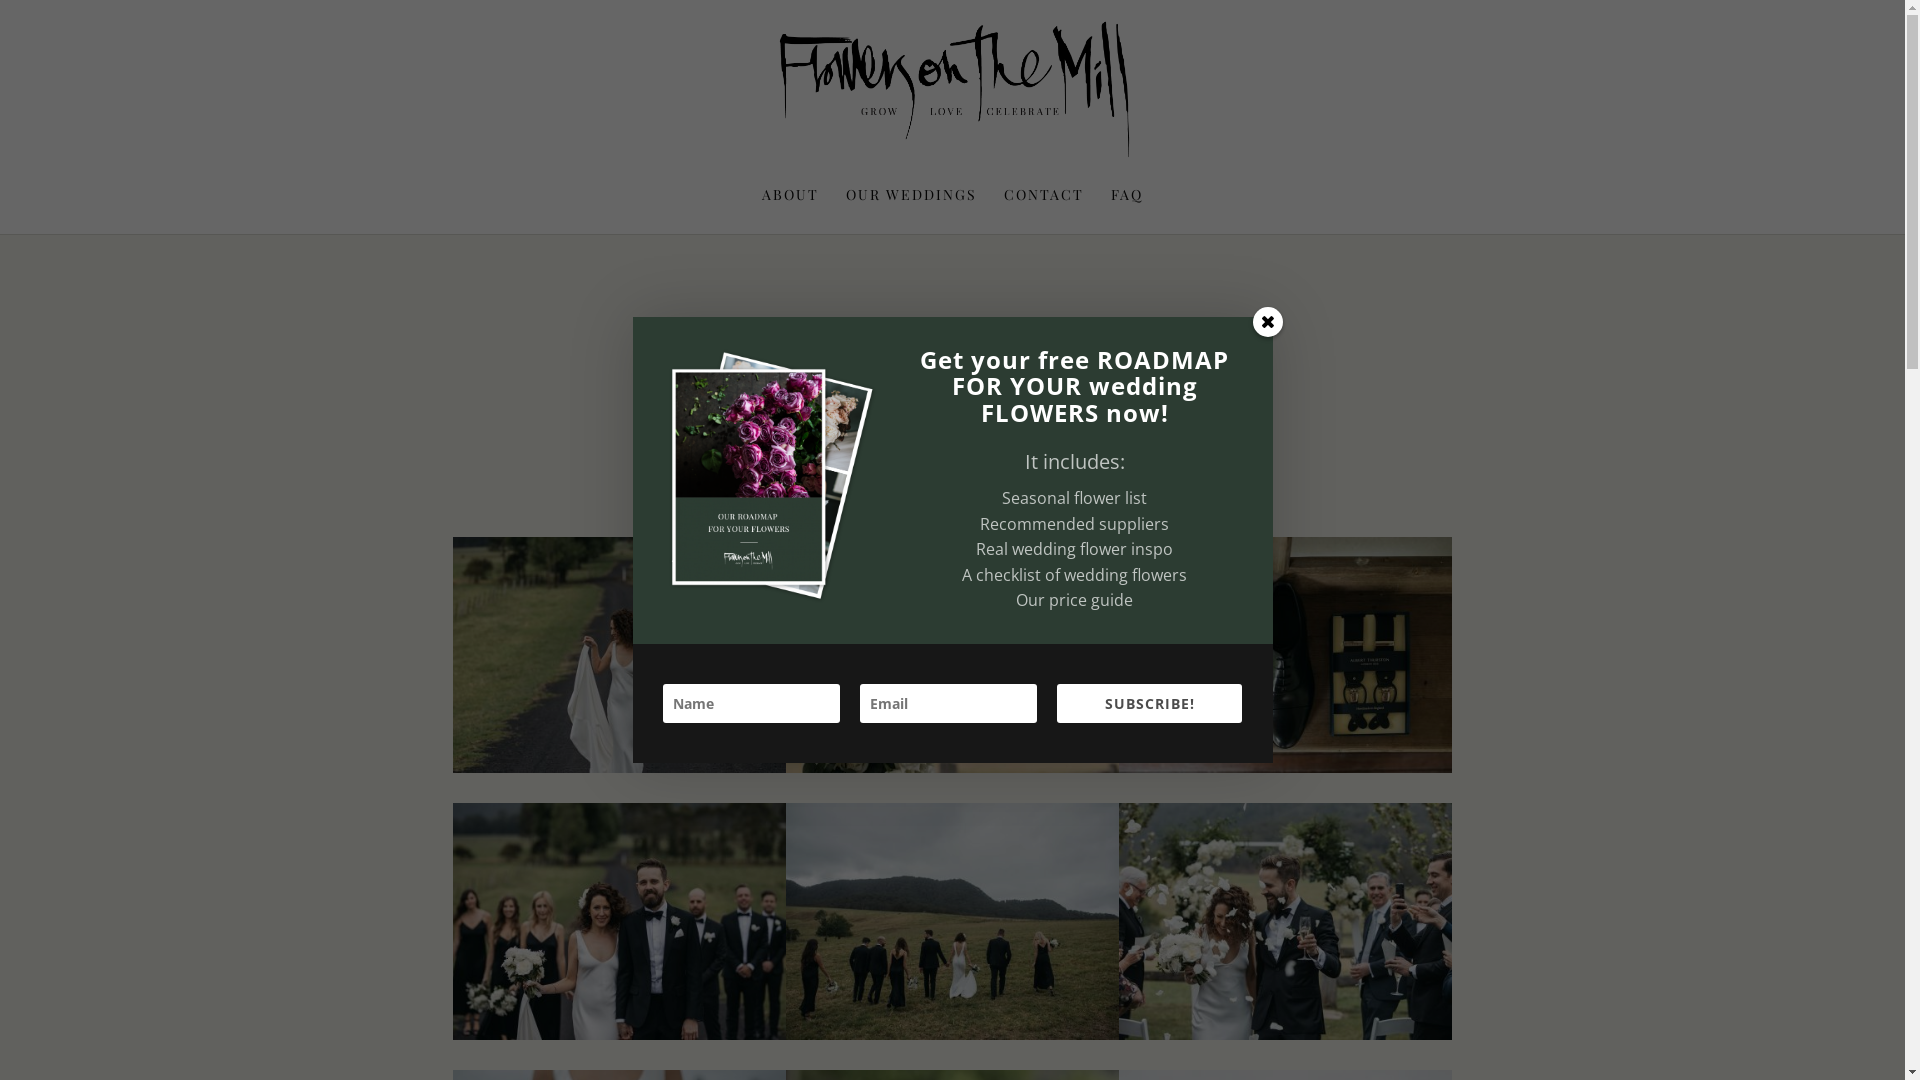 This screenshot has width=1920, height=1080. I want to click on 'CONTACT', so click(1042, 211).